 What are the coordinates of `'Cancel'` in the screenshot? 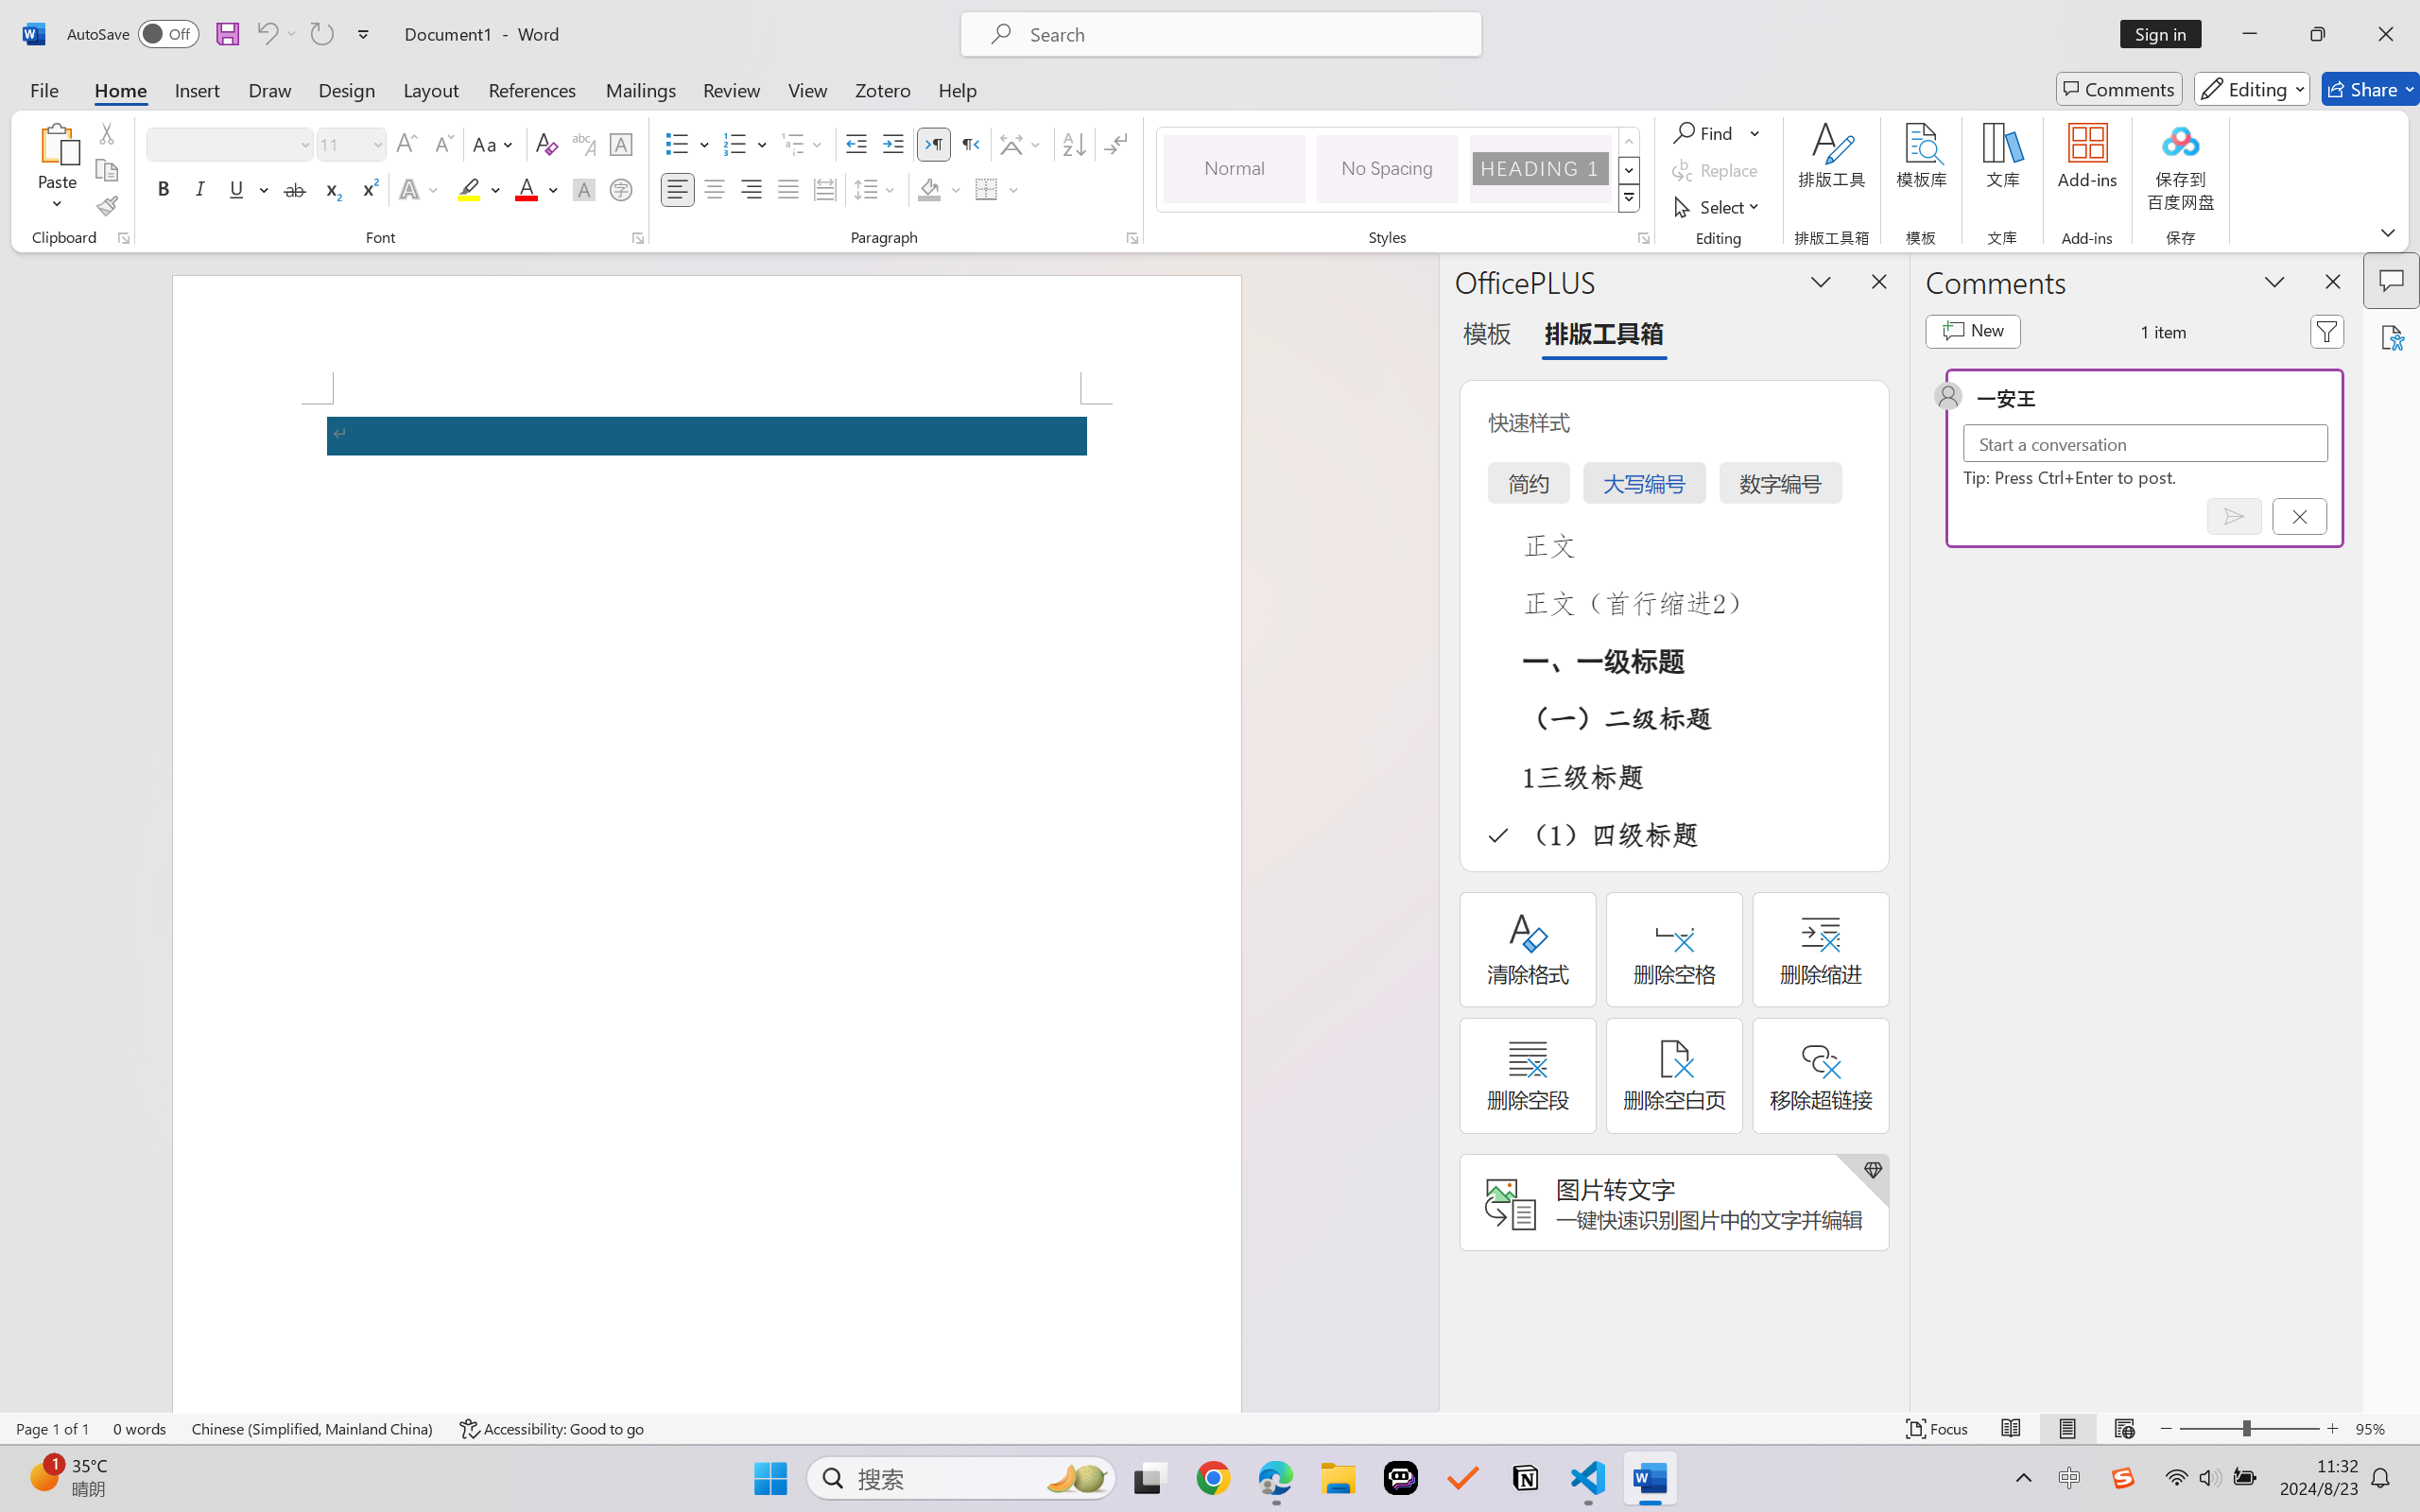 It's located at (2299, 515).